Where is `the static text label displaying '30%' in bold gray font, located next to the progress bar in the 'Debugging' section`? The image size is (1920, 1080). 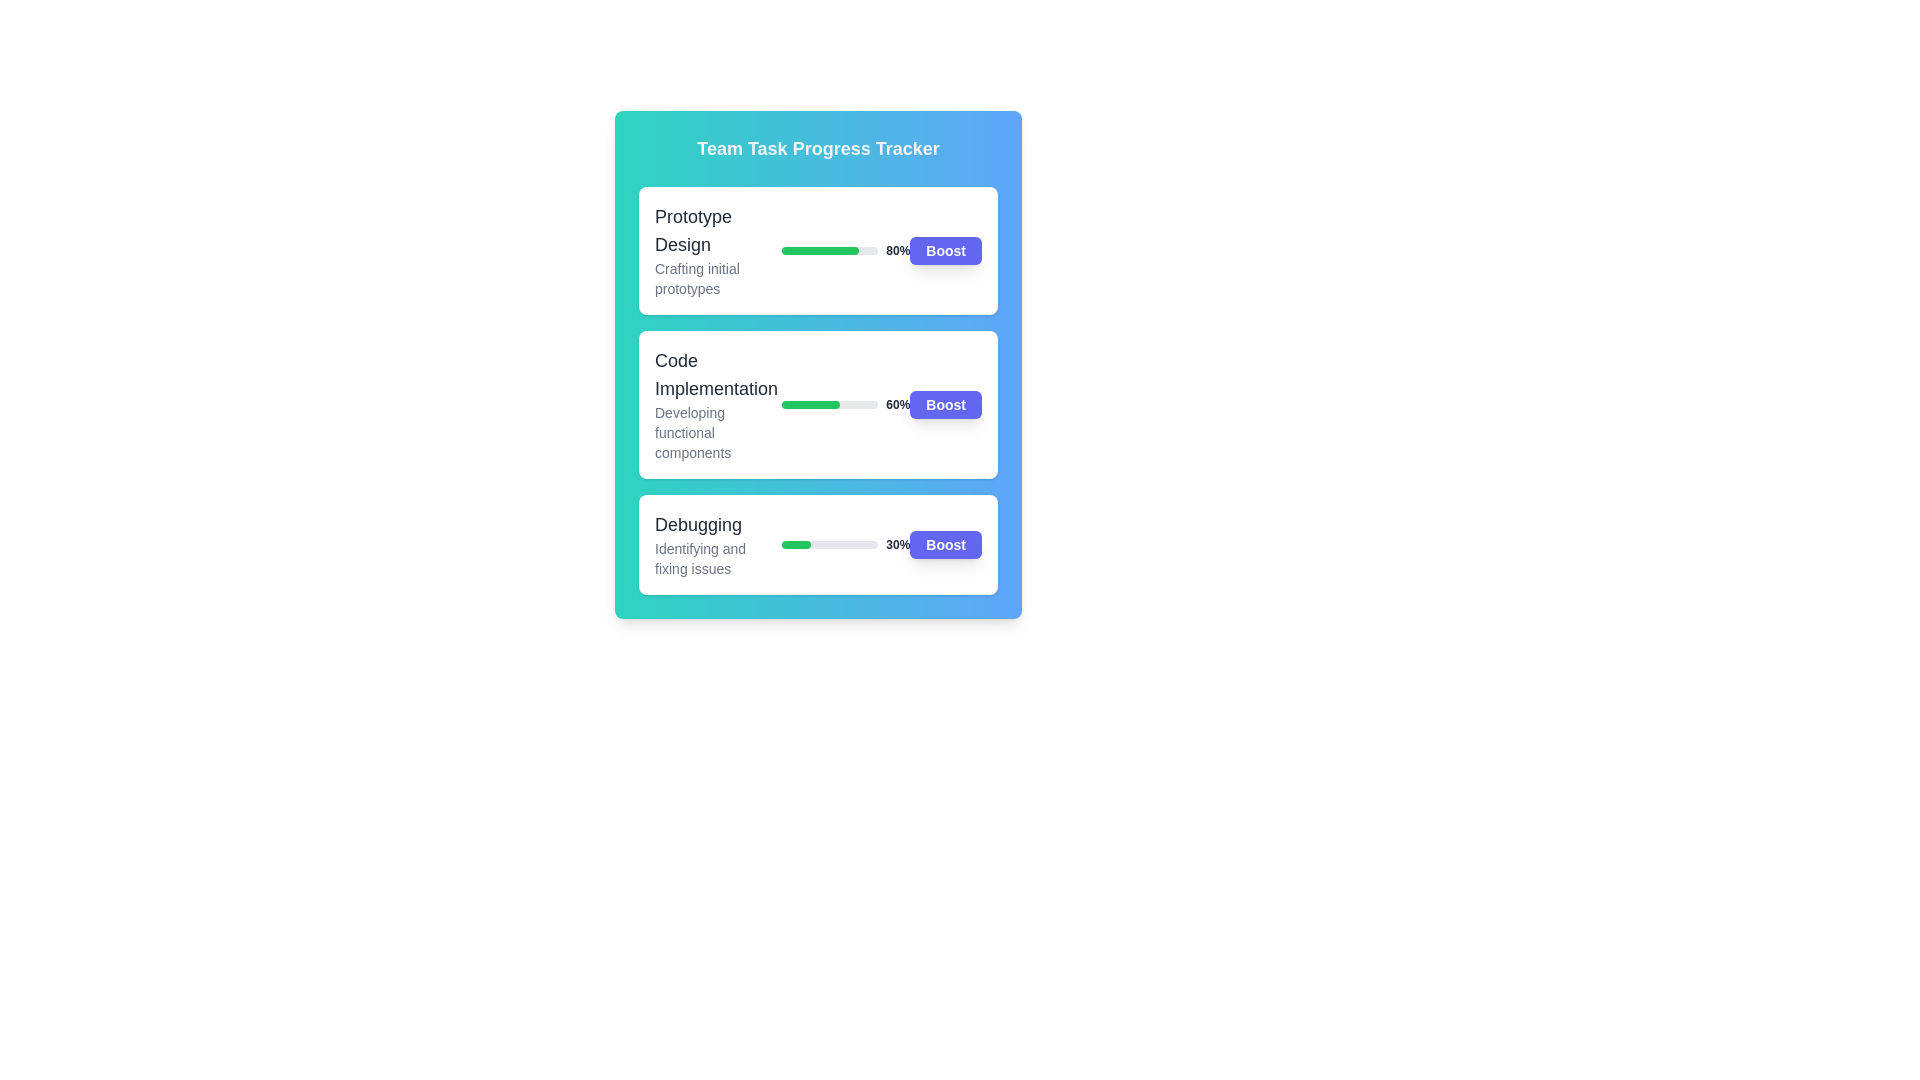
the static text label displaying '30%' in bold gray font, located next to the progress bar in the 'Debugging' section is located at coordinates (897, 544).